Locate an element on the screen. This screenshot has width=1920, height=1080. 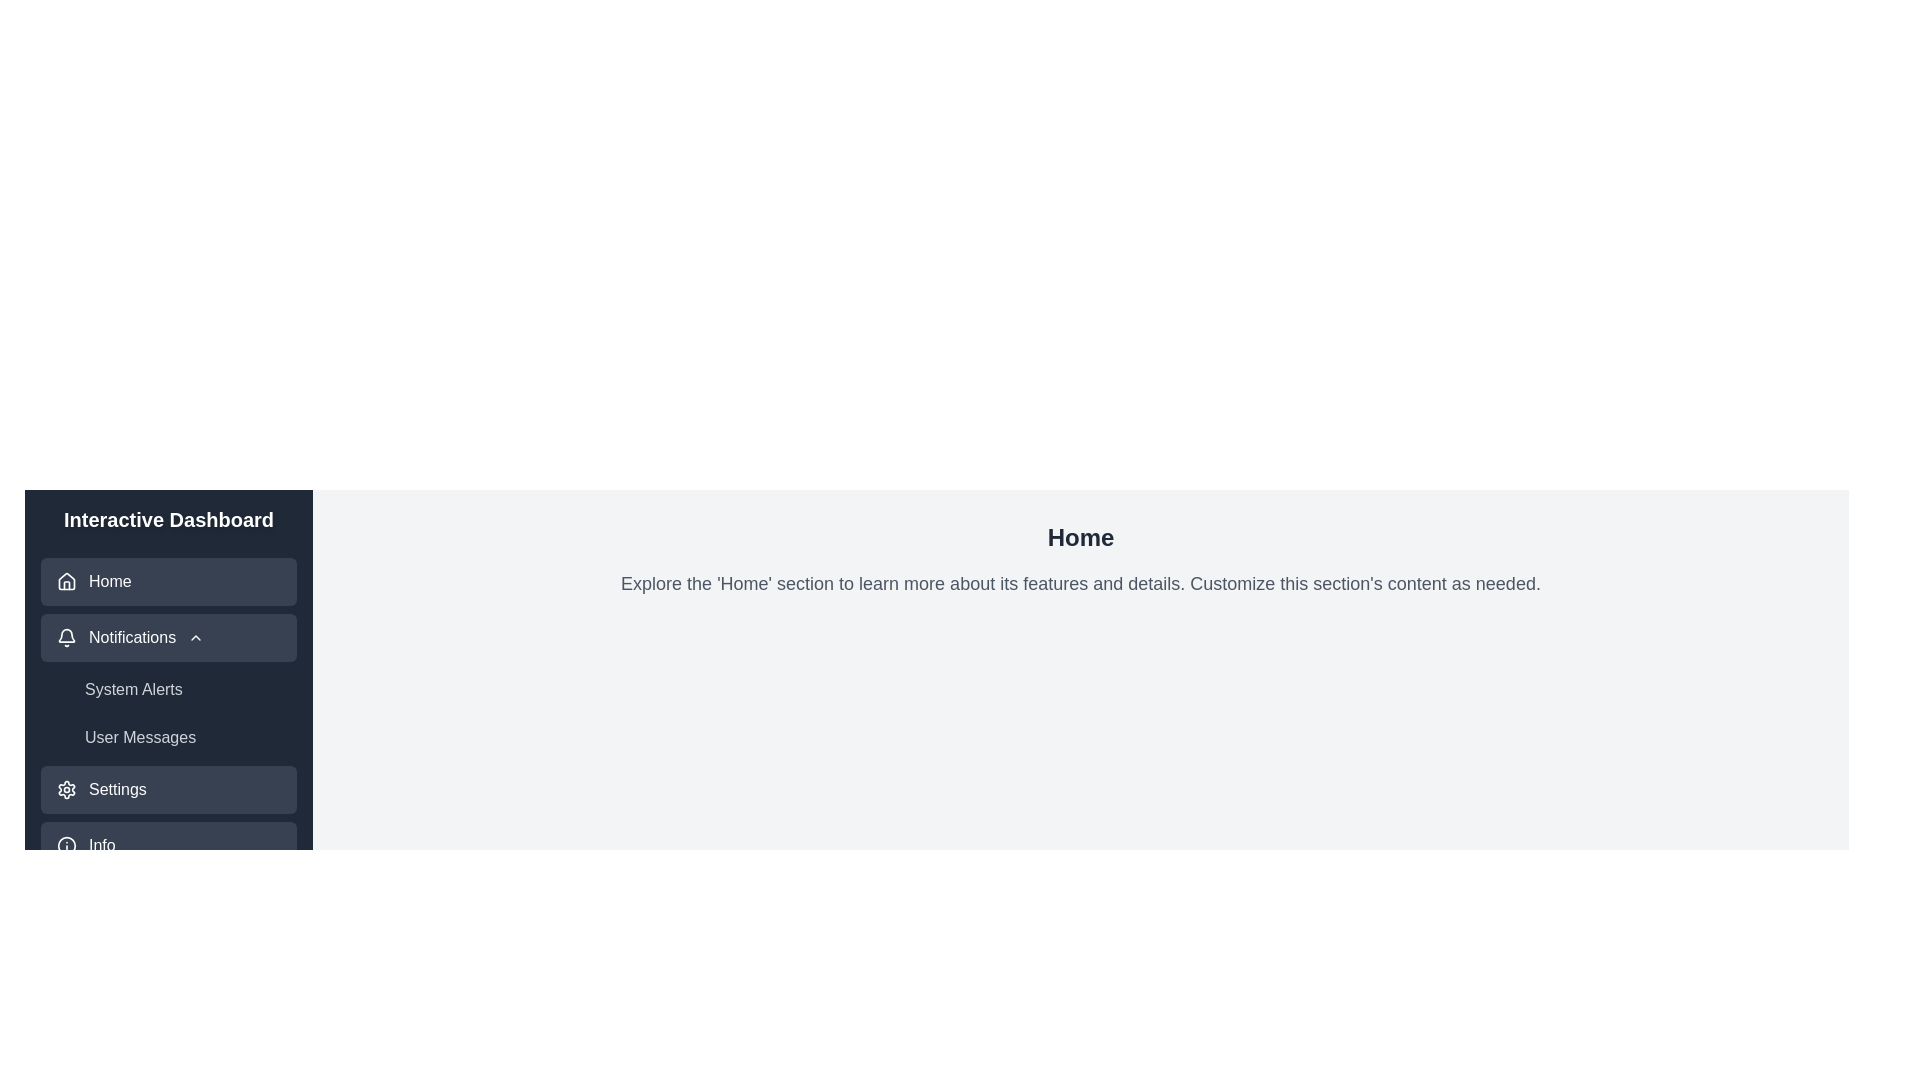
the gear icon located is located at coordinates (67, 789).